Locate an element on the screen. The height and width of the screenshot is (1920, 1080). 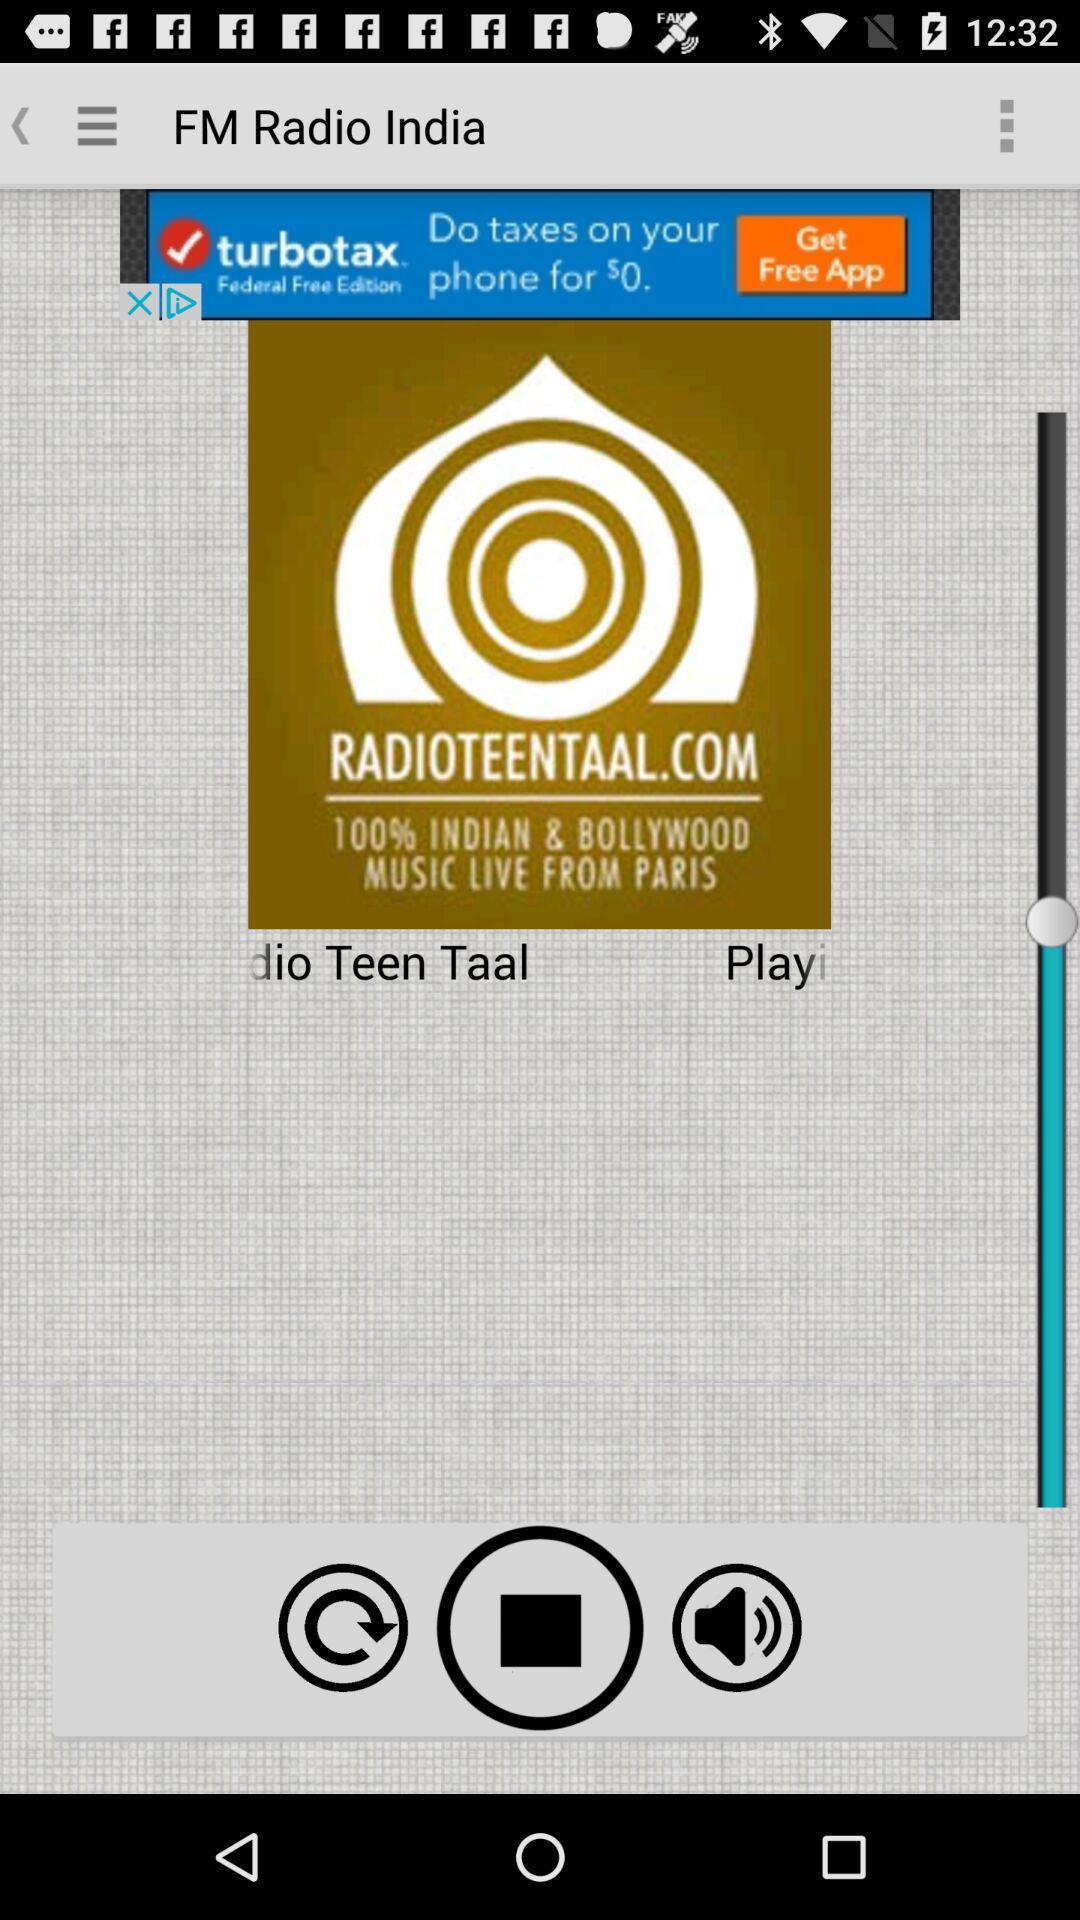
rotate the page is located at coordinates (342, 1627).